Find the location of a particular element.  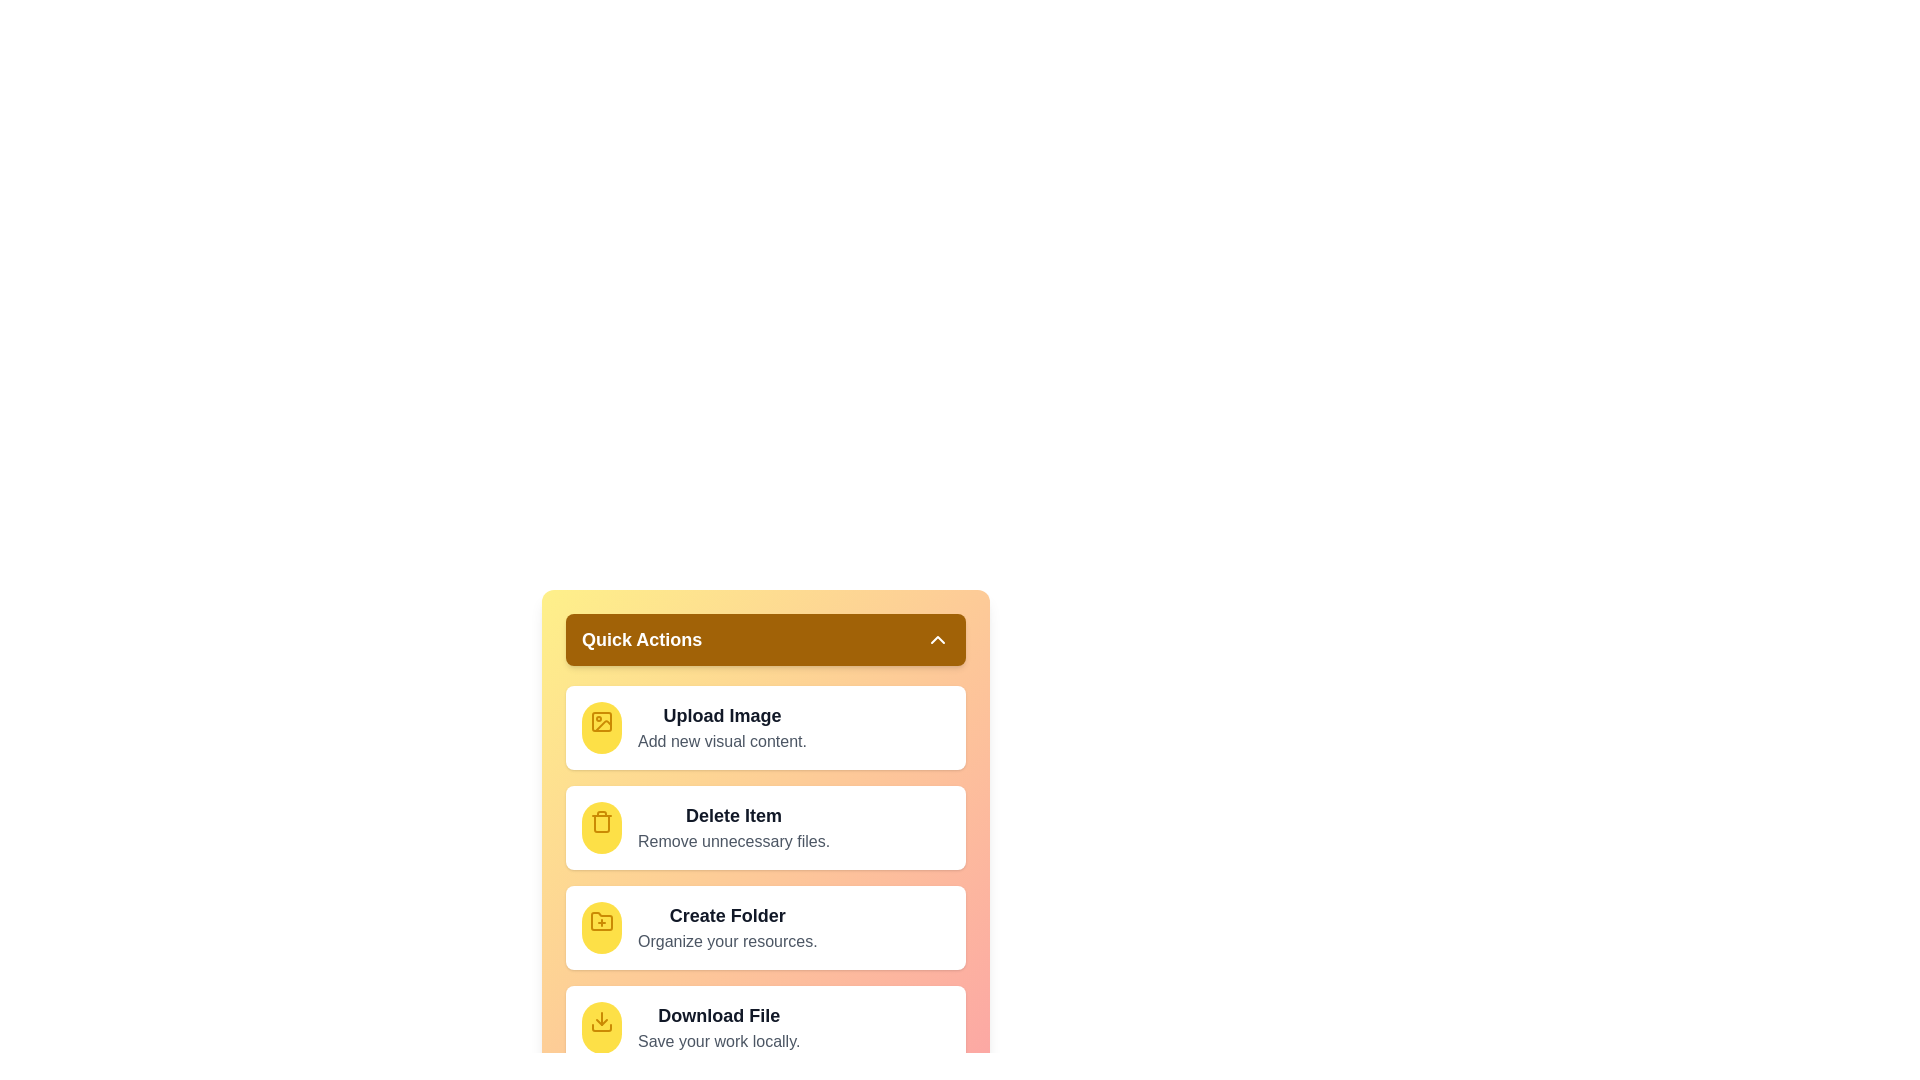

the header button to toggle the menu visibility is located at coordinates (765, 640).